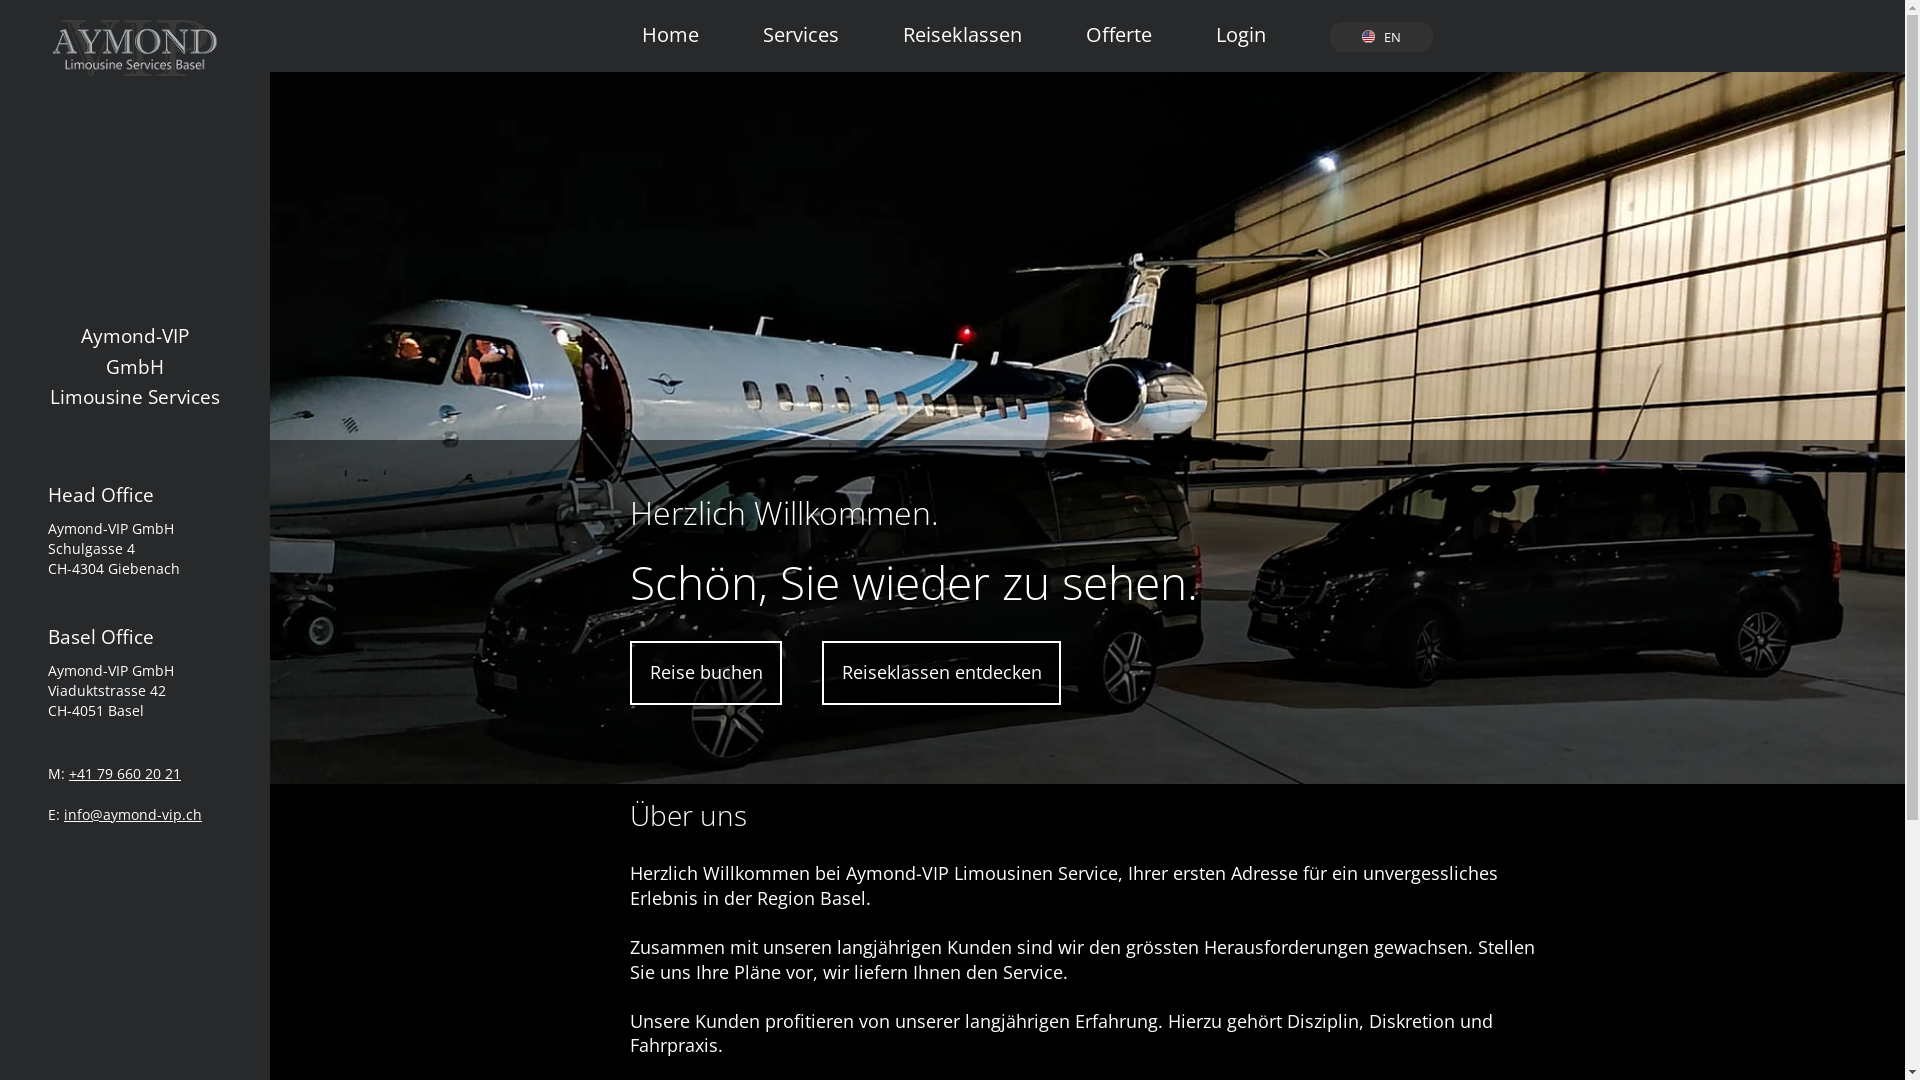  Describe the element at coordinates (962, 24) in the screenshot. I see `'Reiseklassen'` at that location.